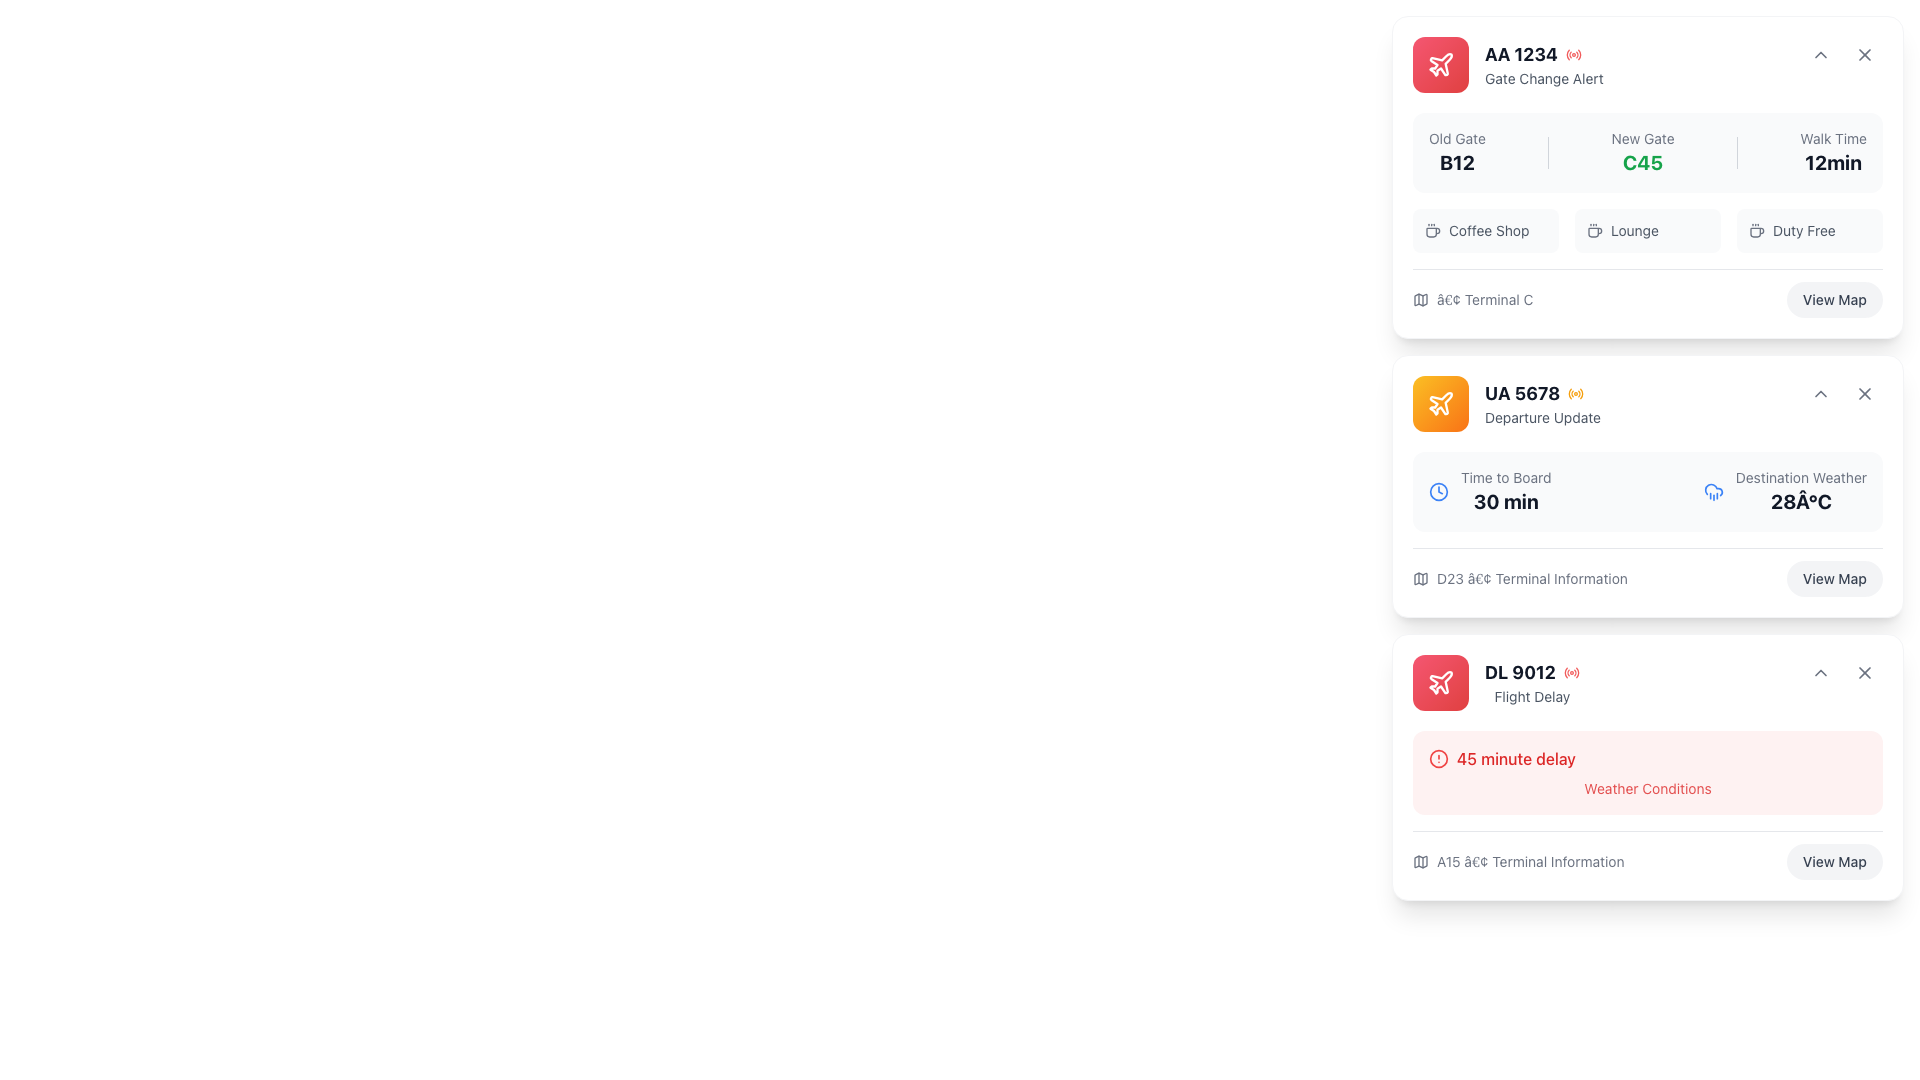  What do you see at coordinates (1712, 492) in the screenshot?
I see `the visual content of the cloud icon with rain drops, which is styled in blue and located adjacent to the text 'Destination Weather 28°C' in the second card from the top` at bounding box center [1712, 492].